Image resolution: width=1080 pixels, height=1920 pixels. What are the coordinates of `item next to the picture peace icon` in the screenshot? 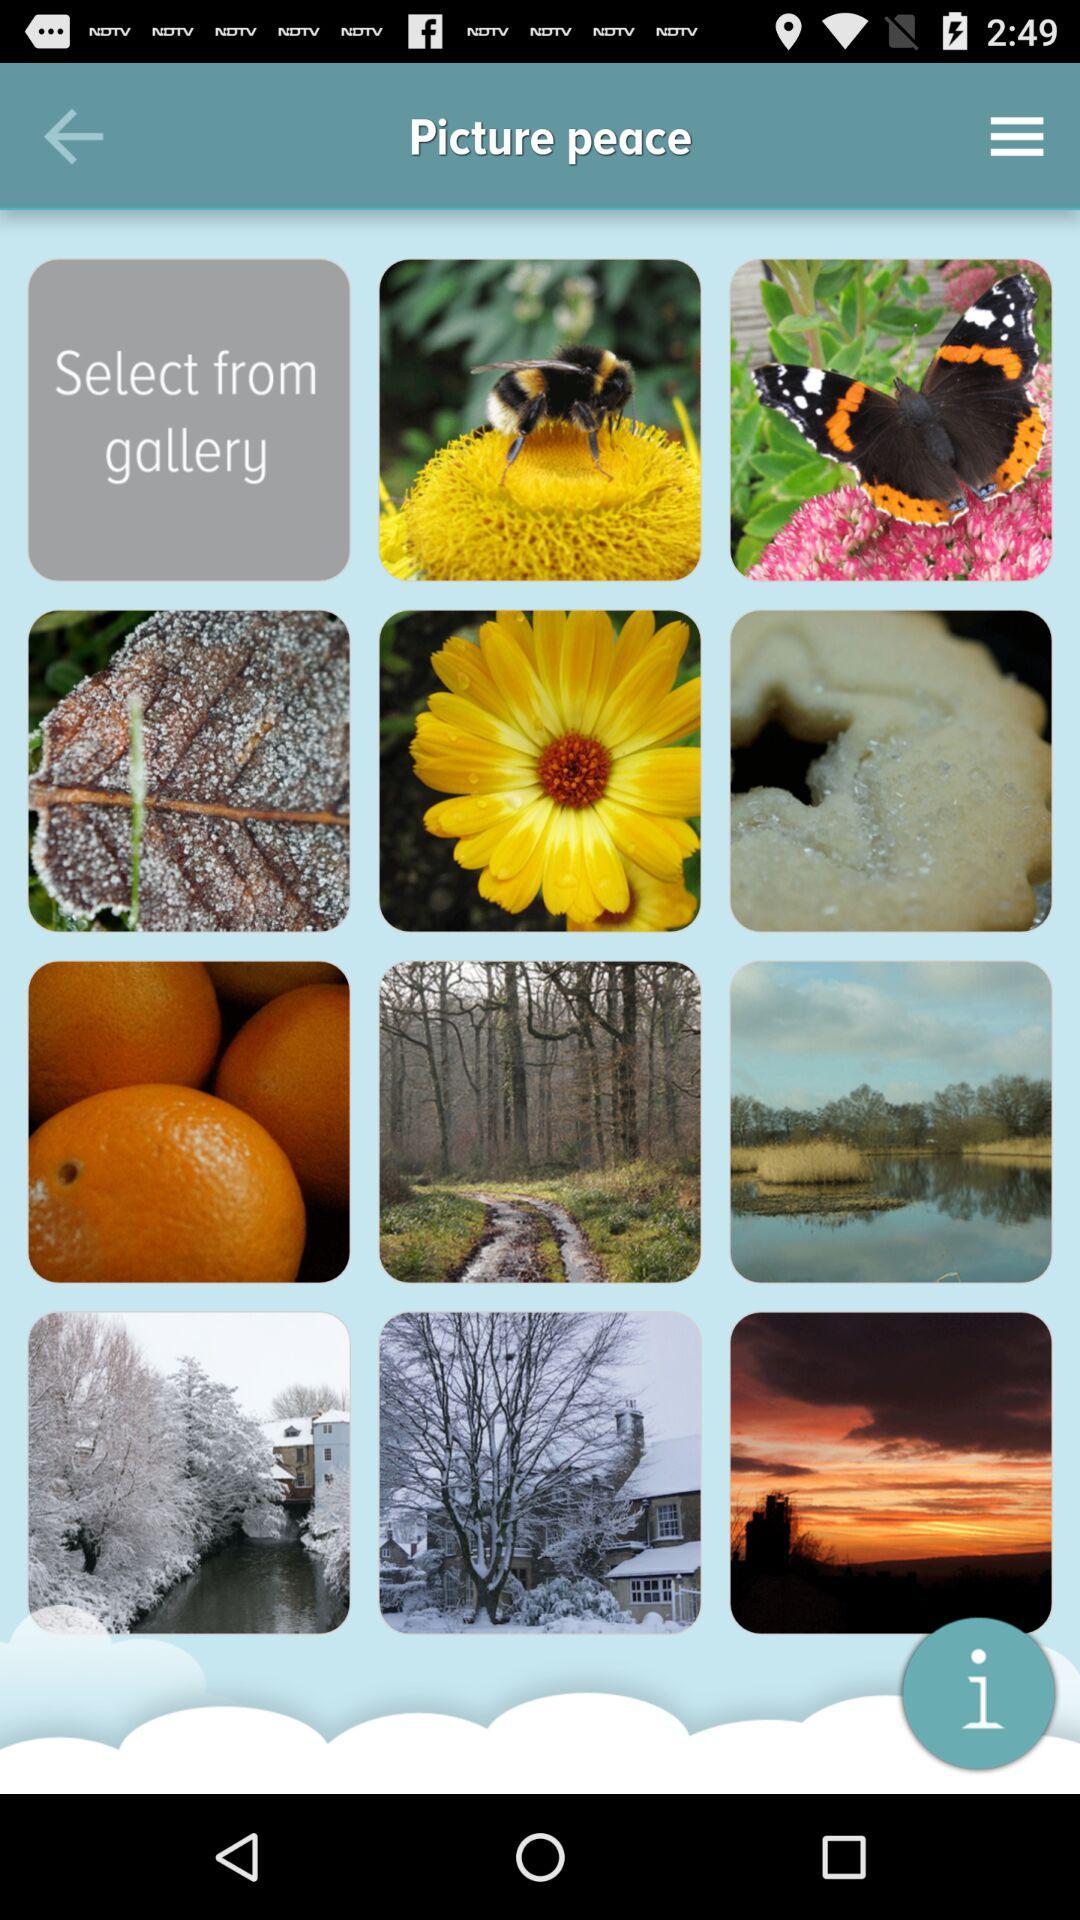 It's located at (72, 135).